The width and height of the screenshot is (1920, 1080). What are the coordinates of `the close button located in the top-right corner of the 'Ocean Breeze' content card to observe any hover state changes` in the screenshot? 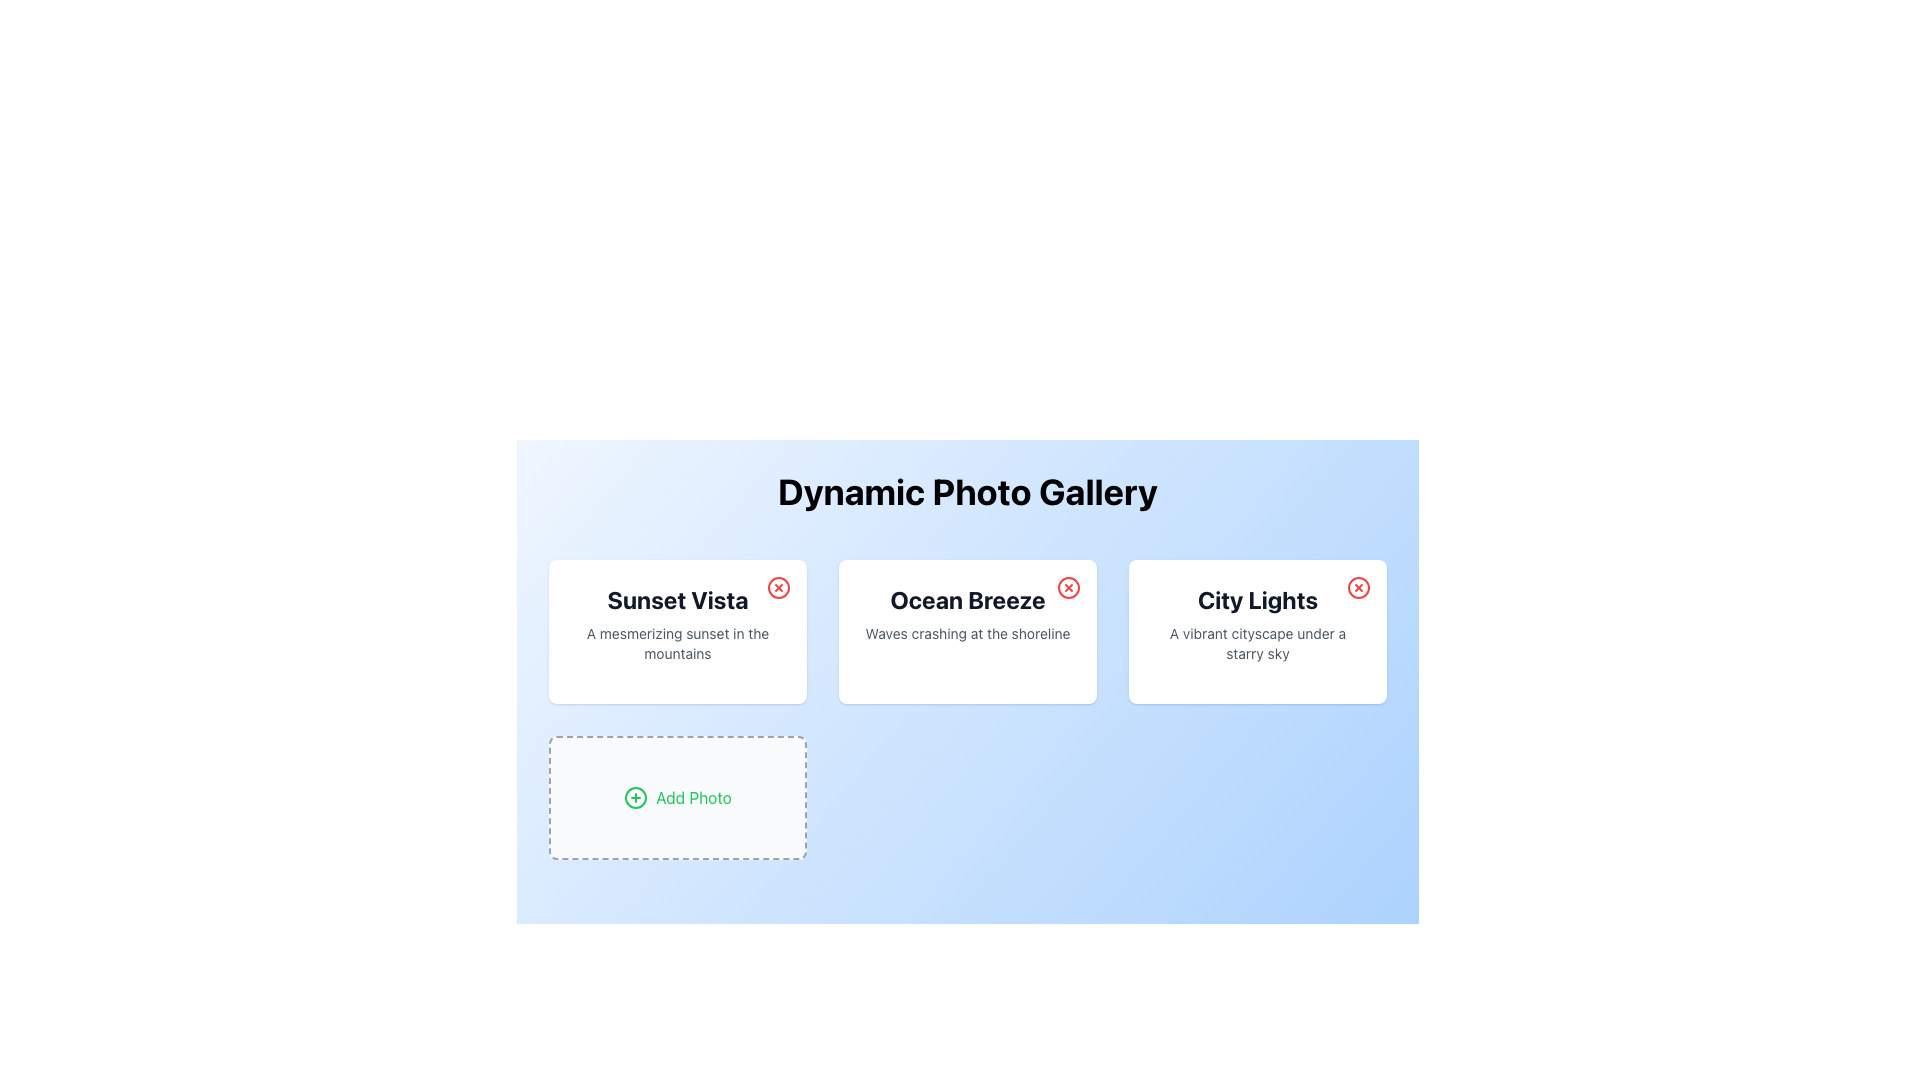 It's located at (1068, 586).